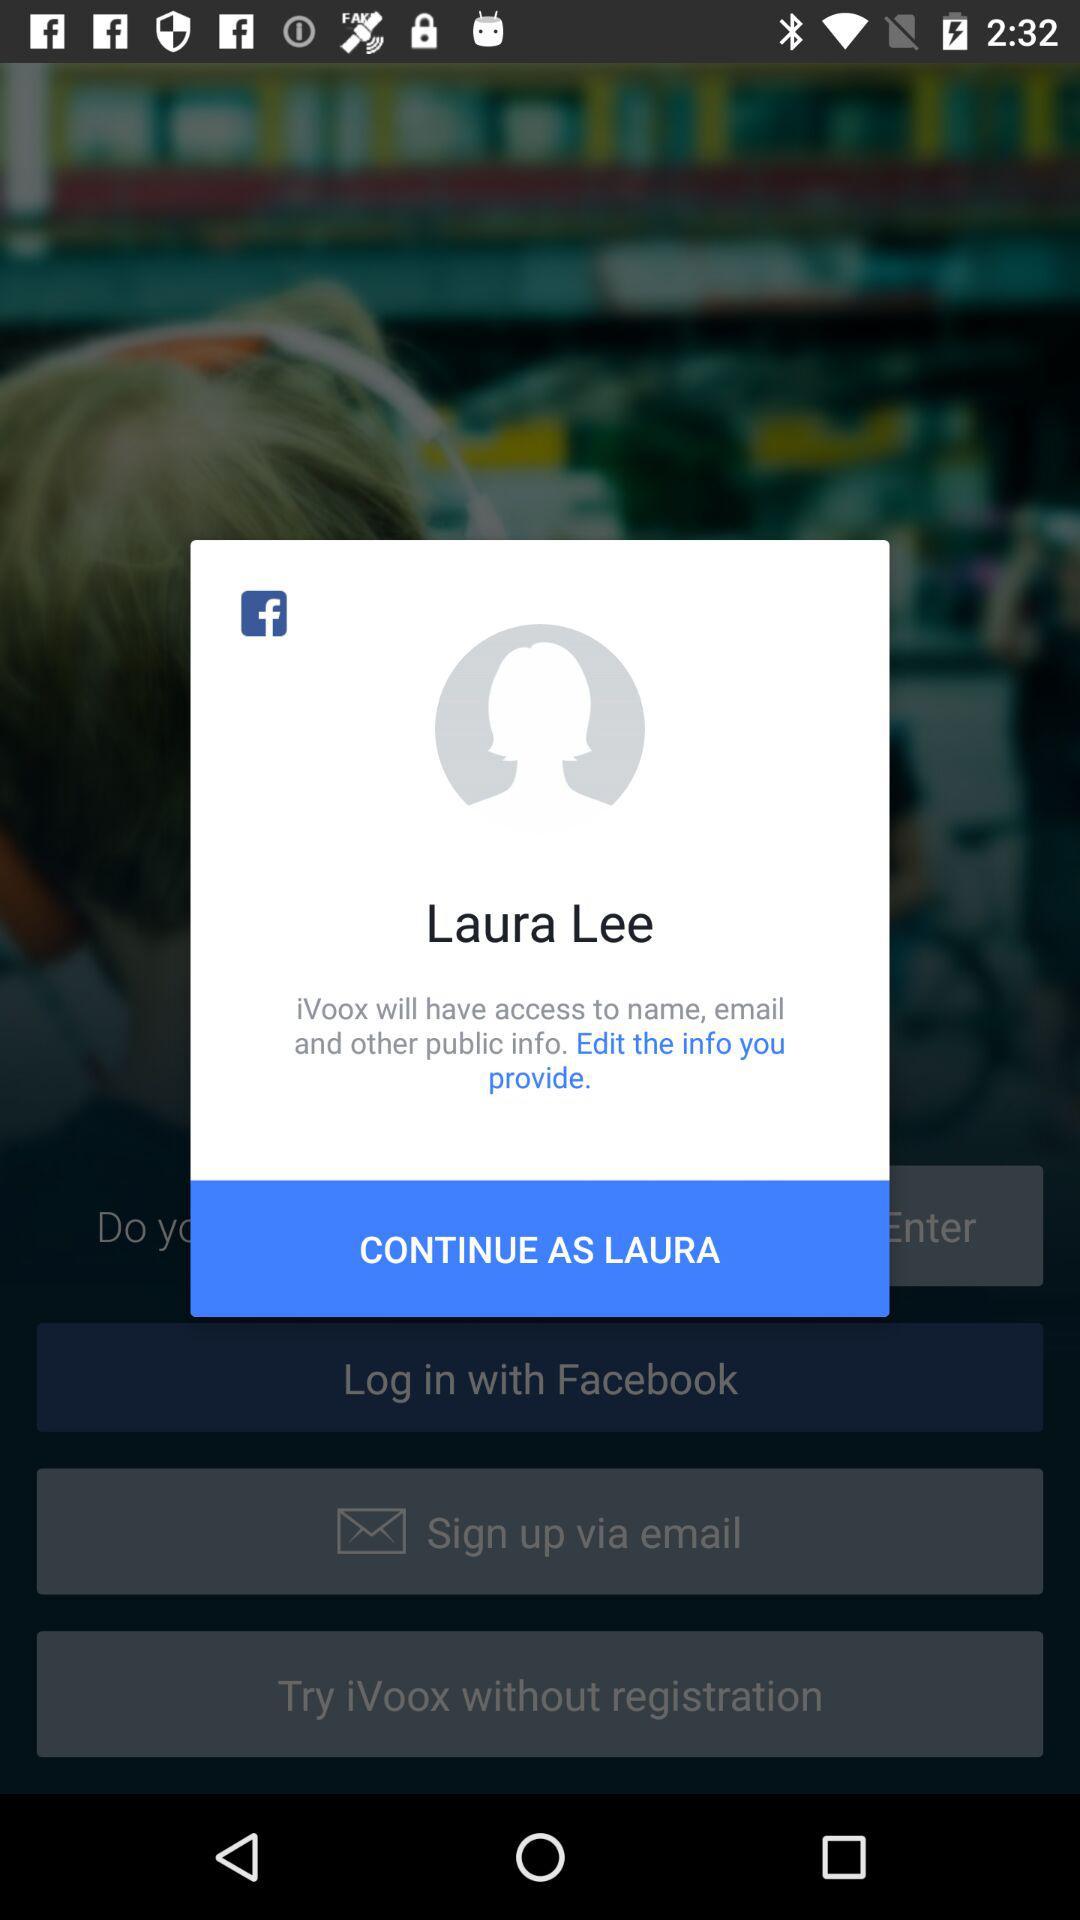 The height and width of the screenshot is (1920, 1080). Describe the element at coordinates (540, 1041) in the screenshot. I see `icon above continue as laura` at that location.